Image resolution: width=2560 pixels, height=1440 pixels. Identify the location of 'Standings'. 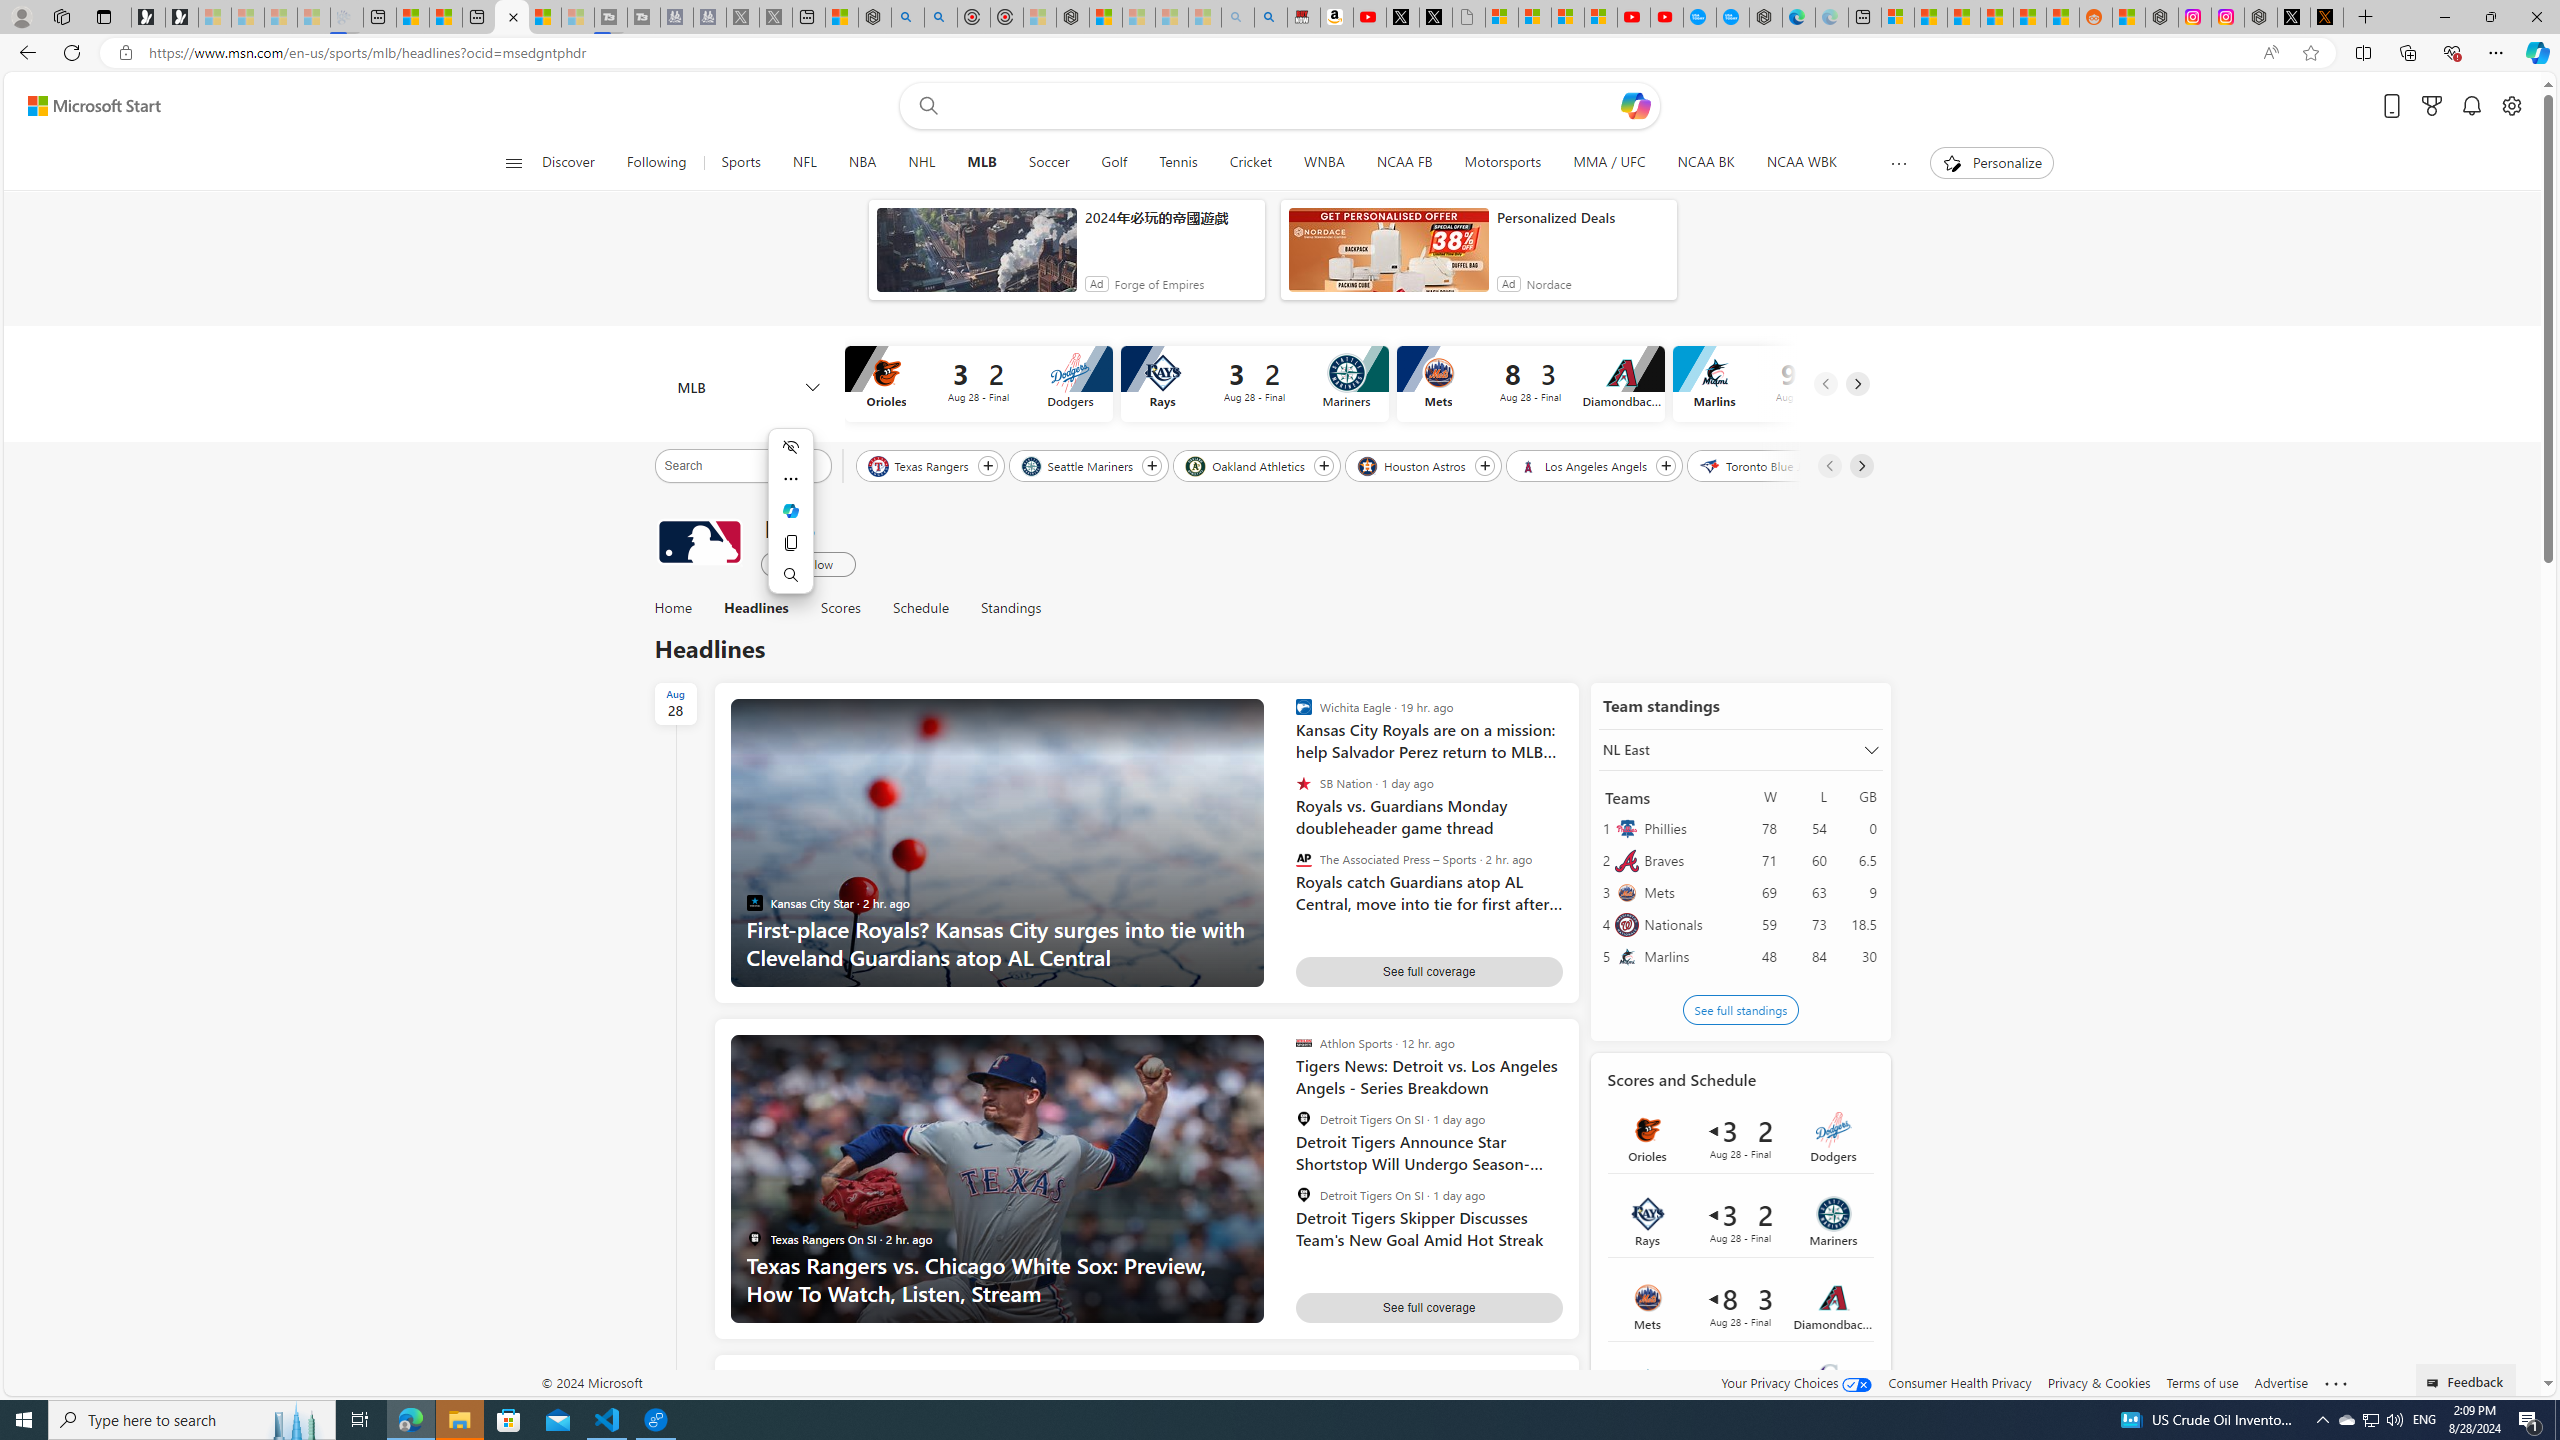
(1002, 608).